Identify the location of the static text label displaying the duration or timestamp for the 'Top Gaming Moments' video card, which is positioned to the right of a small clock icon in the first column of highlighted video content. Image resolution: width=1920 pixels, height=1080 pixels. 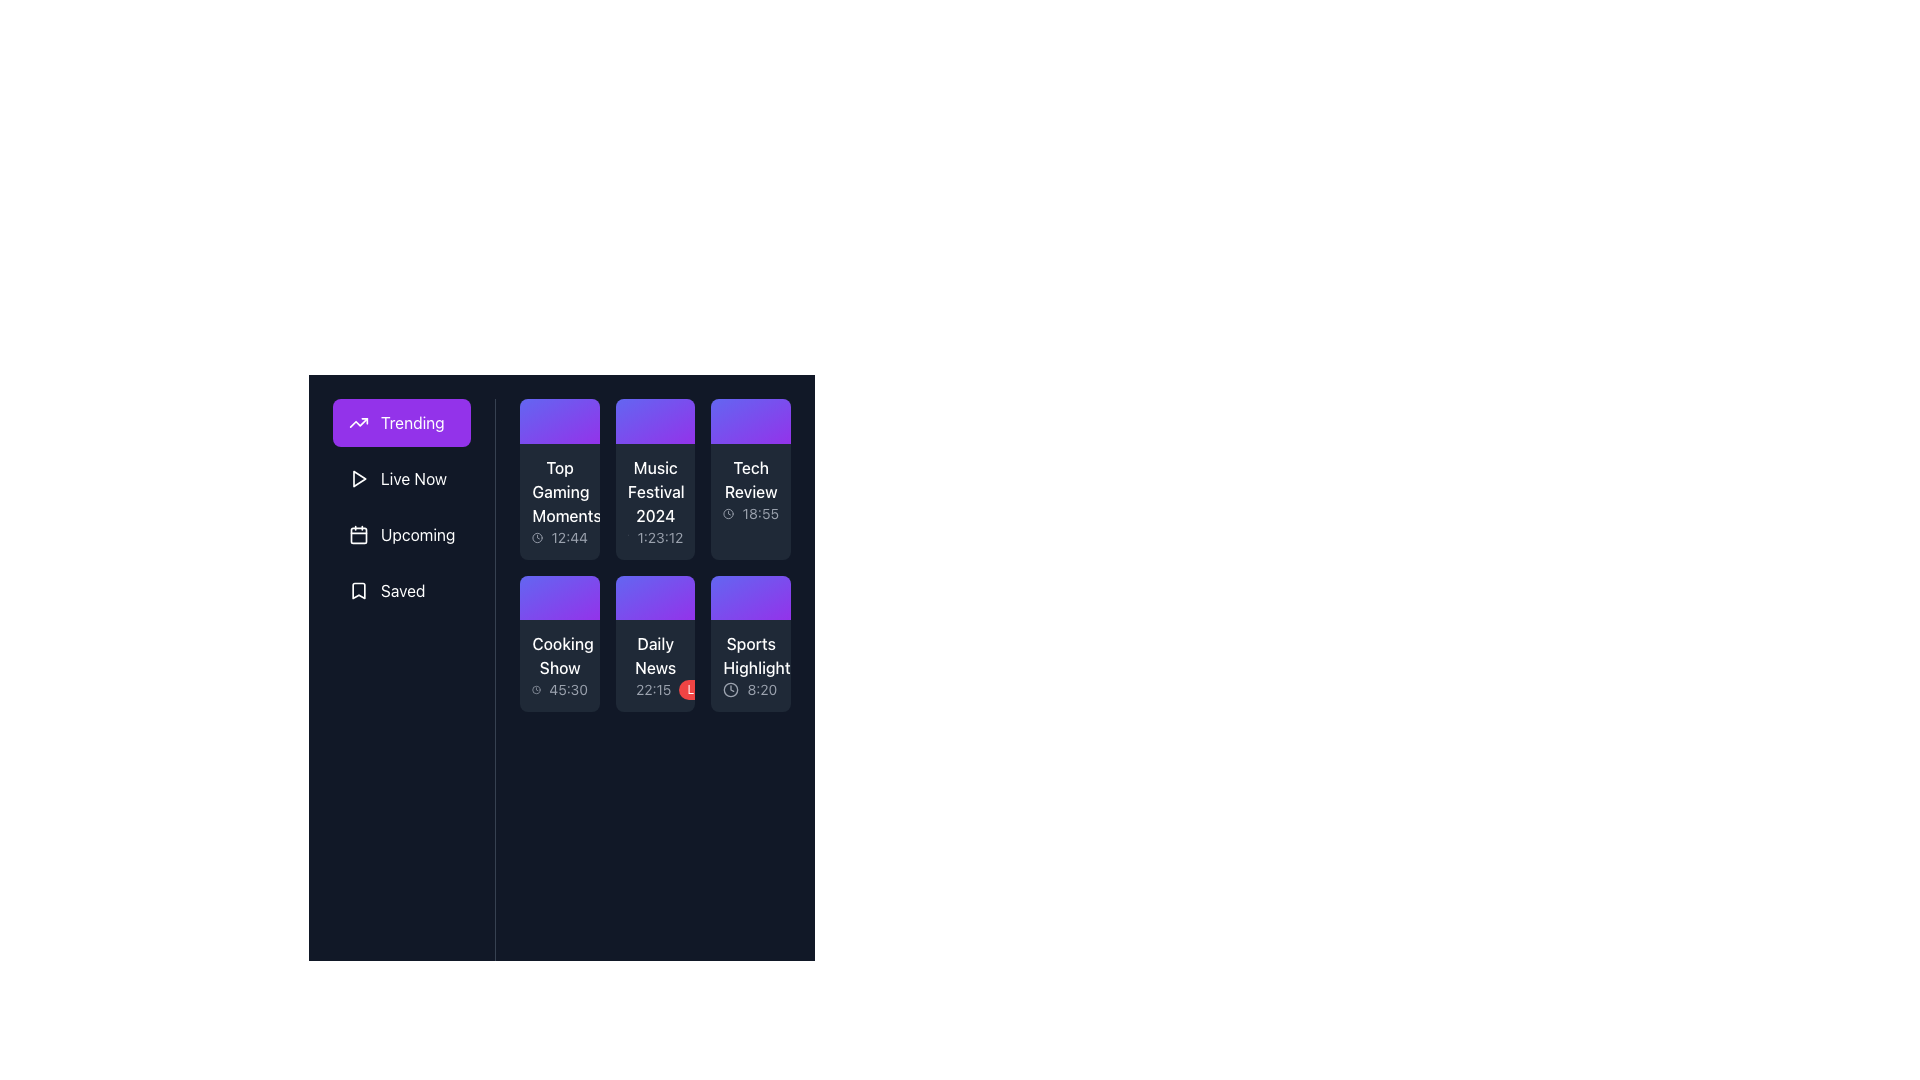
(568, 536).